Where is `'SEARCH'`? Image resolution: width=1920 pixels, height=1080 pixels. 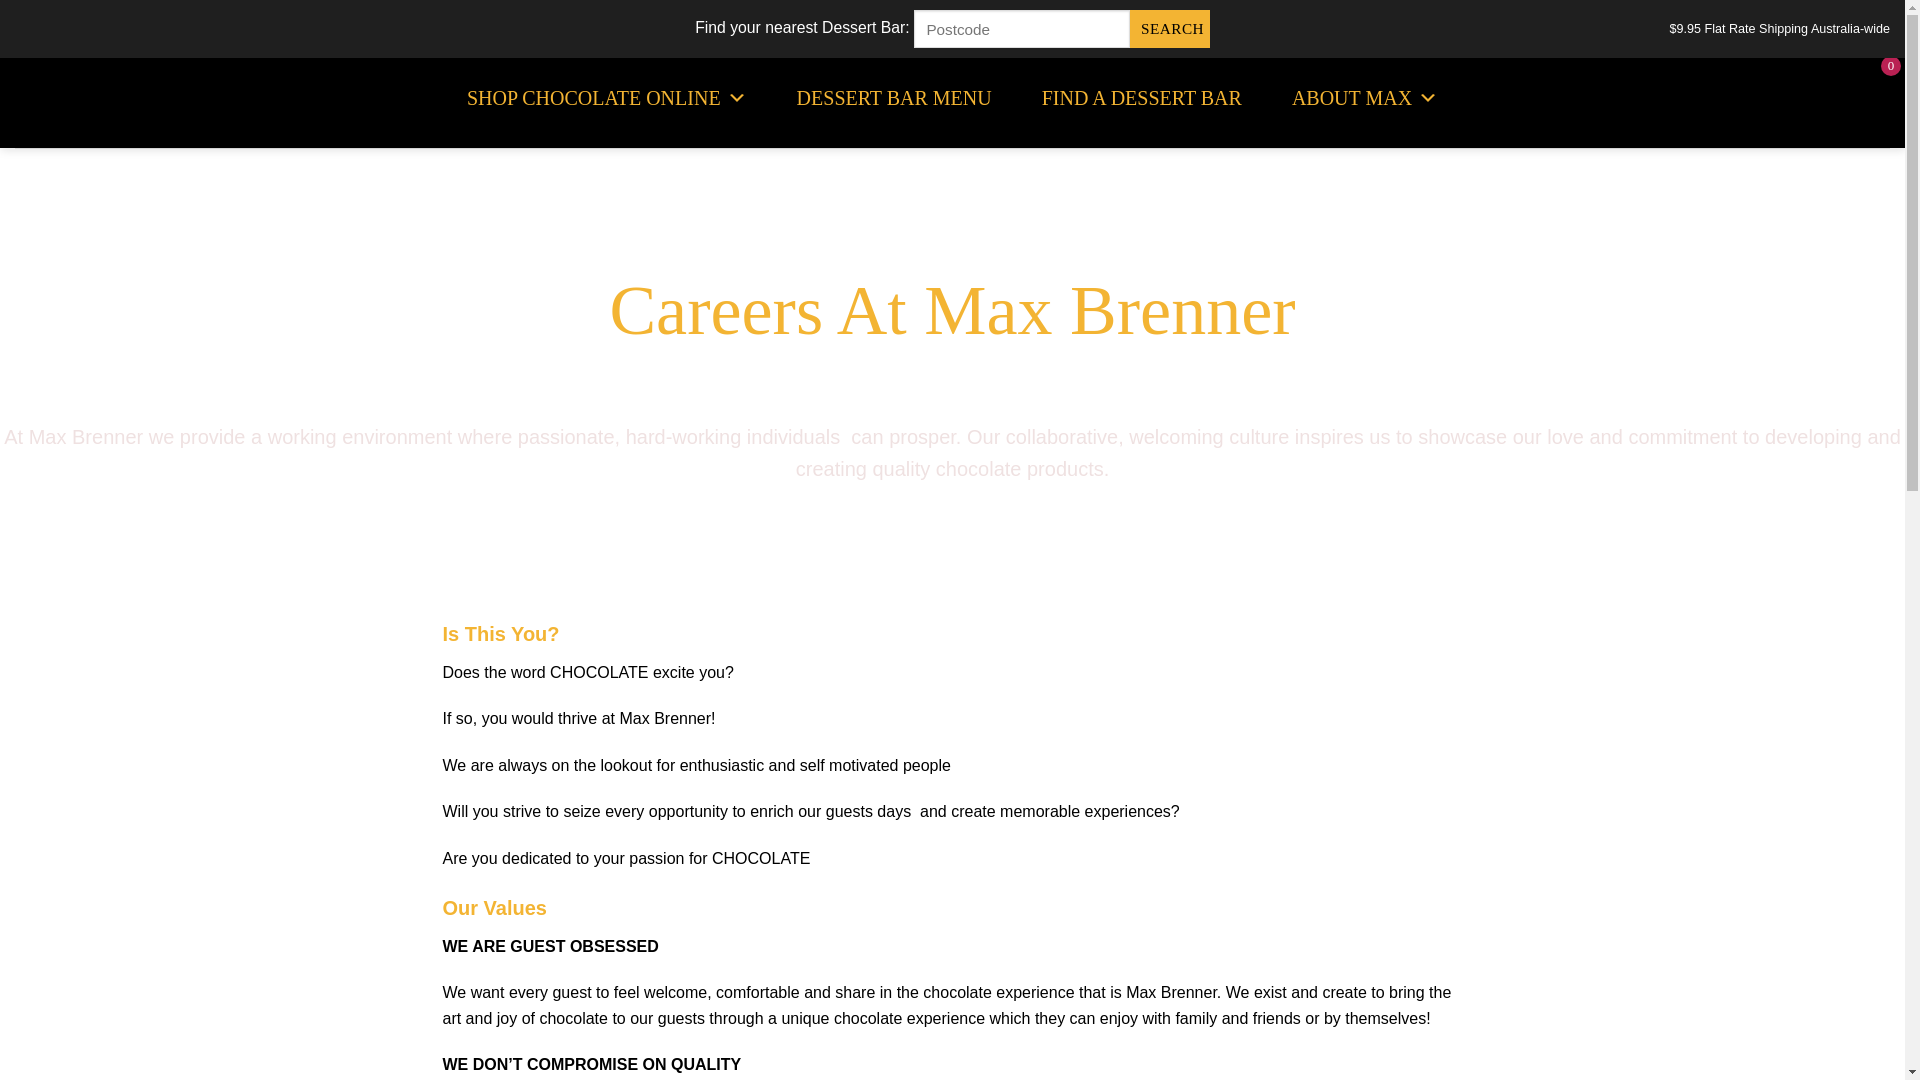
'SEARCH' is located at coordinates (1129, 29).